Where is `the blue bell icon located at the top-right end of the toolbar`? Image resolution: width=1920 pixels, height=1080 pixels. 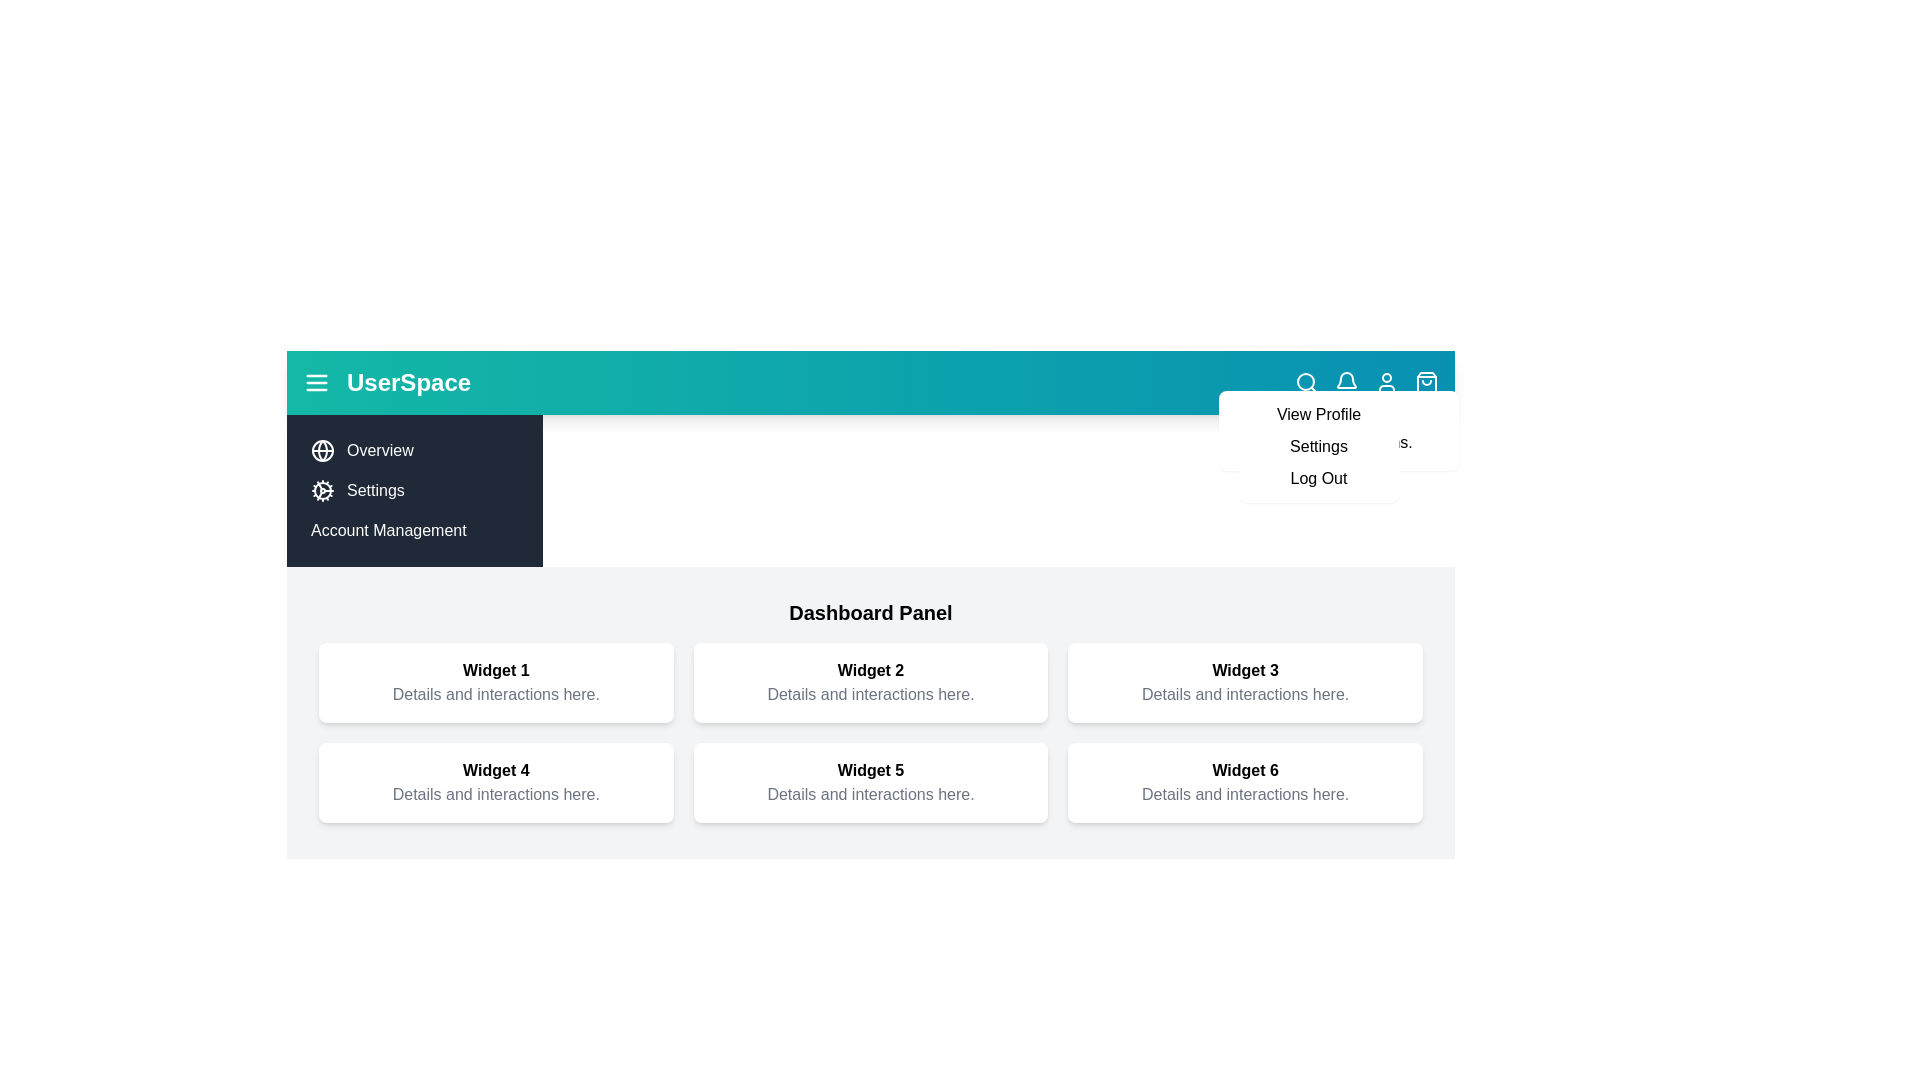 the blue bell icon located at the top-right end of the toolbar is located at coordinates (1347, 380).